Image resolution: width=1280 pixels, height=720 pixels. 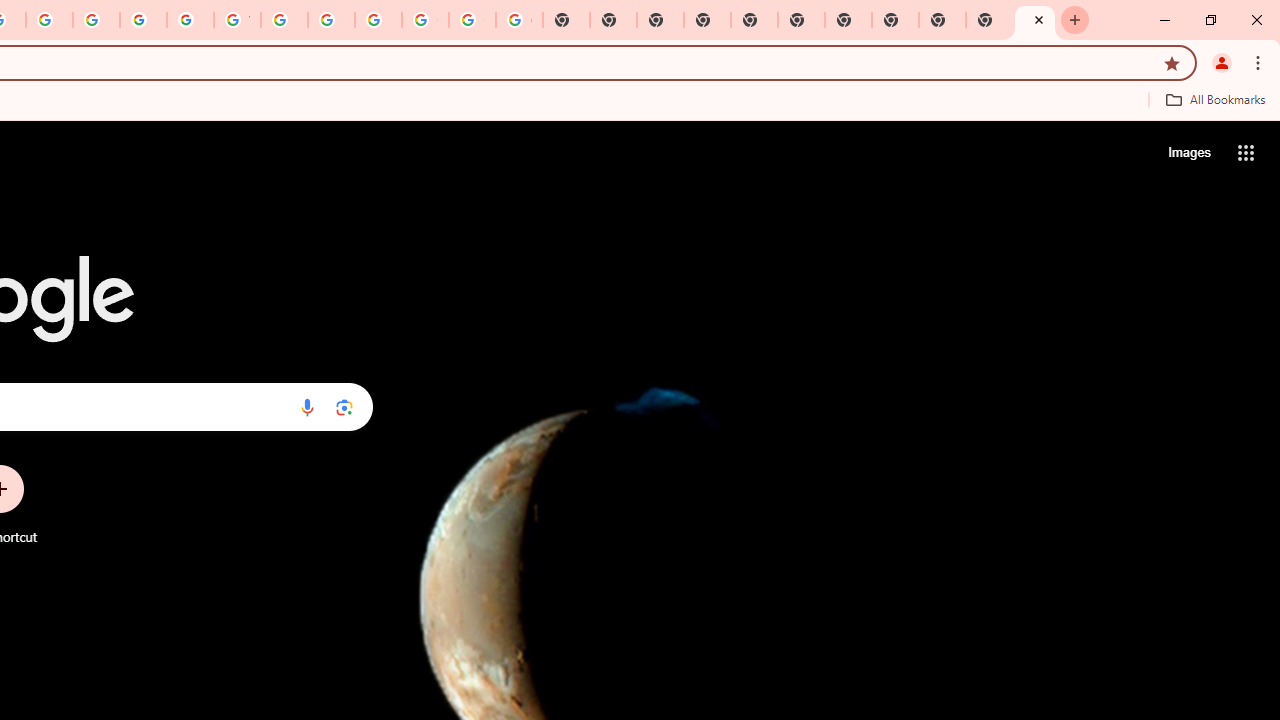 What do you see at coordinates (344, 406) in the screenshot?
I see `'Search by image'` at bounding box center [344, 406].